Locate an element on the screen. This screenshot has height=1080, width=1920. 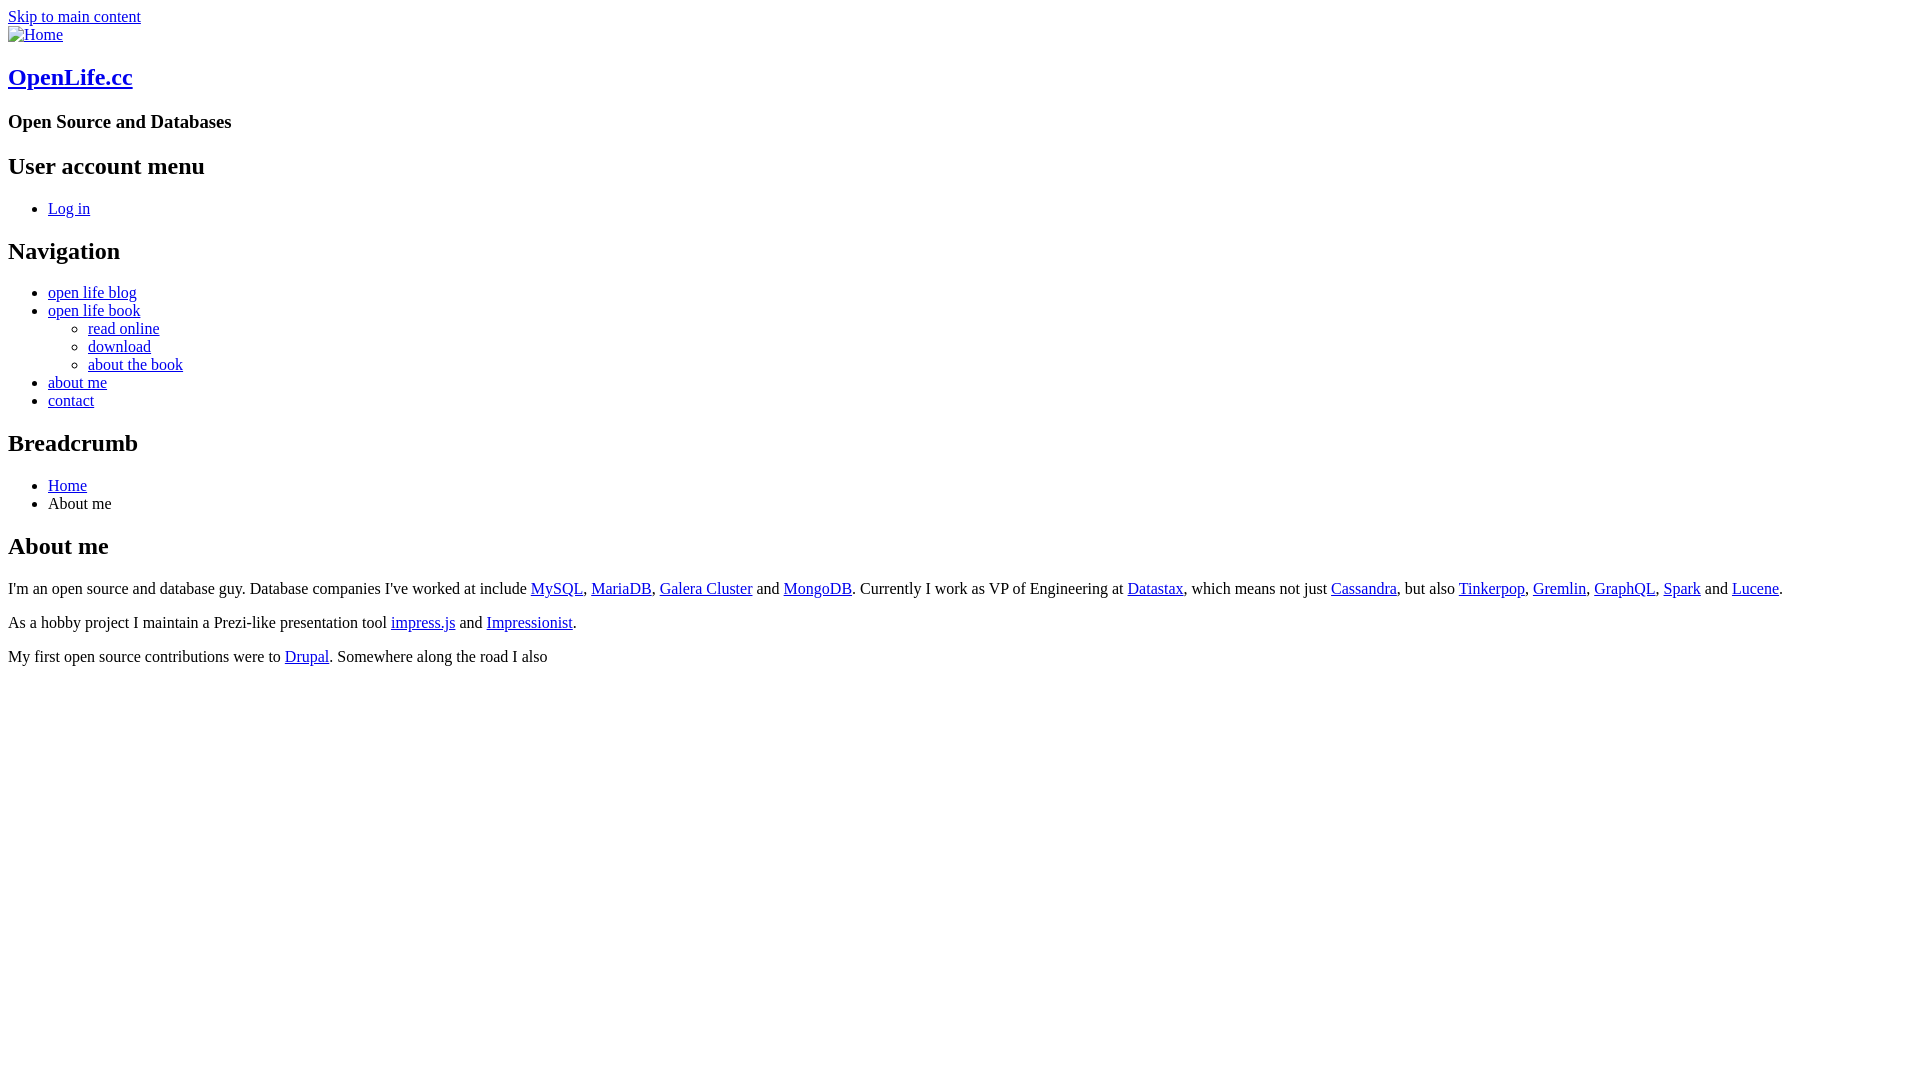
'Log in' is located at coordinates (48, 208).